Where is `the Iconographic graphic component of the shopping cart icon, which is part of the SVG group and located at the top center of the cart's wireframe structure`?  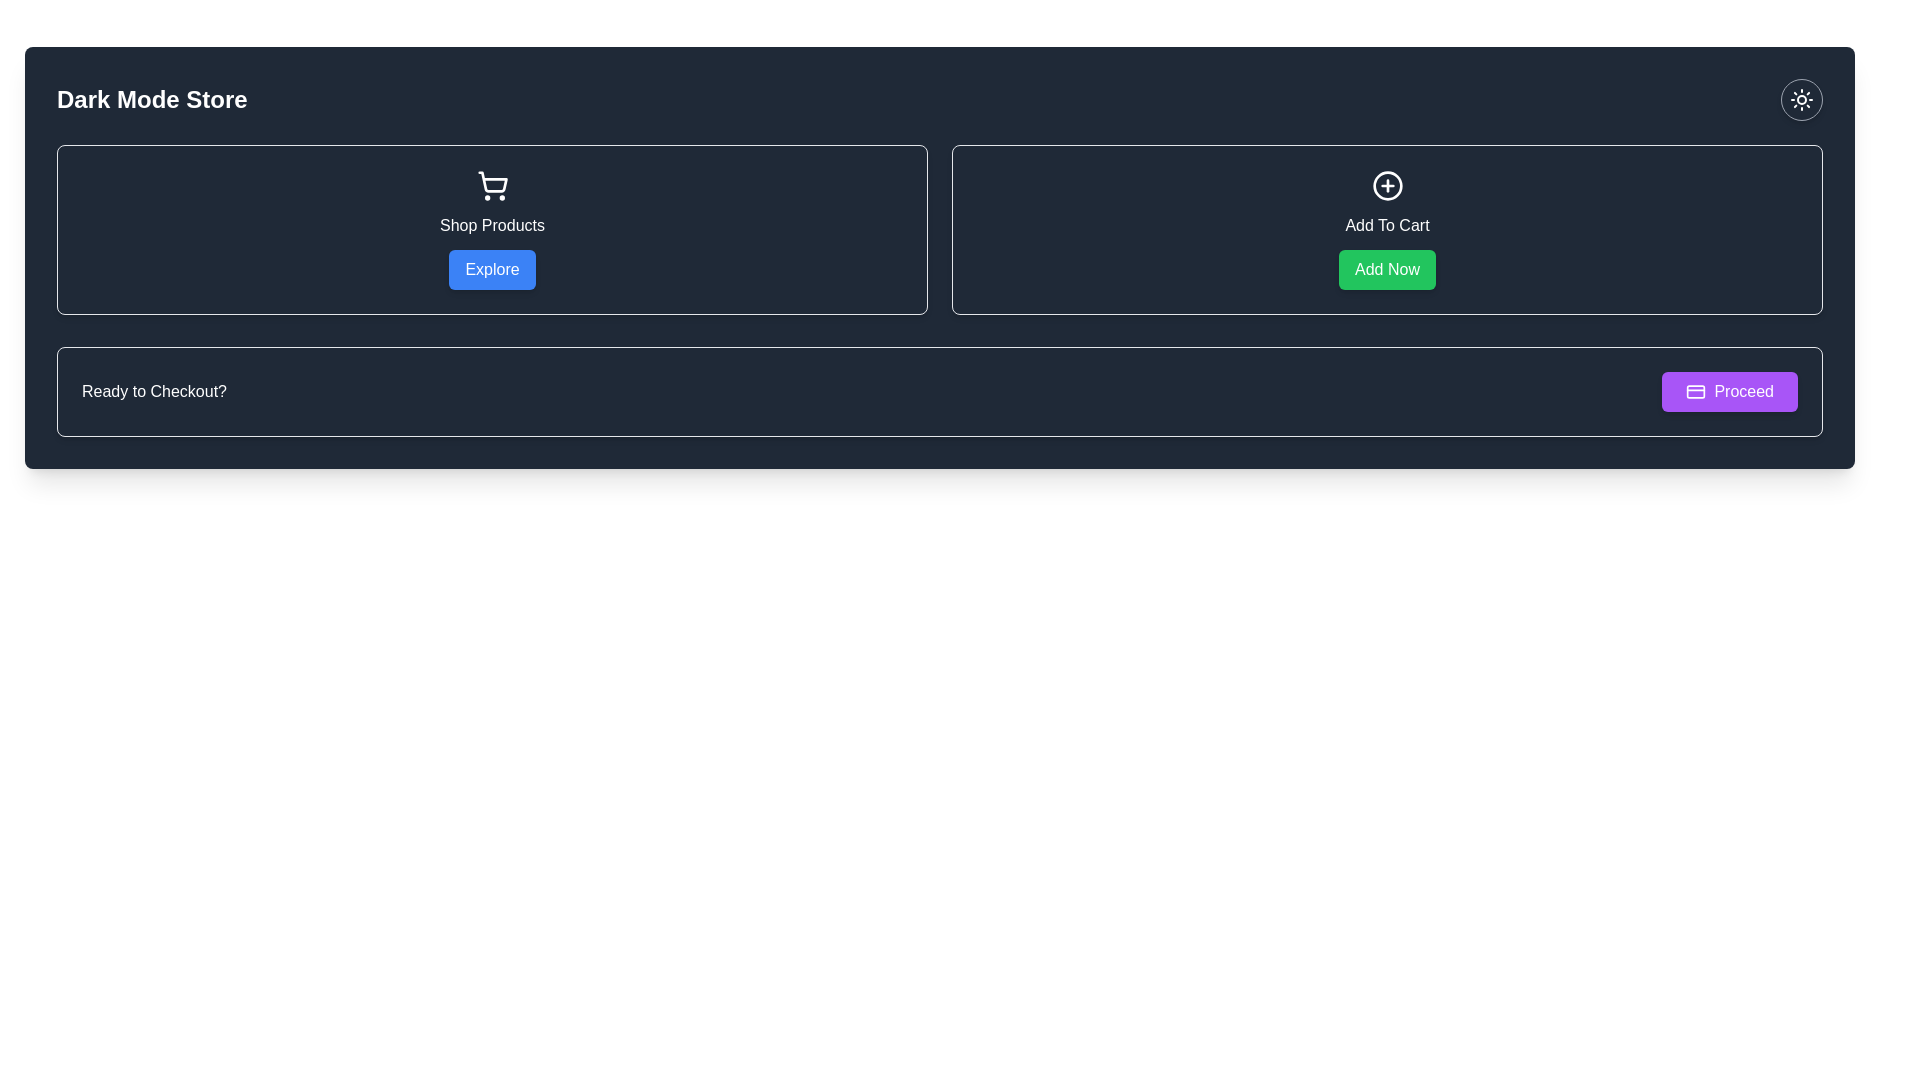
the Iconographic graphic component of the shopping cart icon, which is part of the SVG group and located at the top center of the cart's wireframe structure is located at coordinates (492, 182).